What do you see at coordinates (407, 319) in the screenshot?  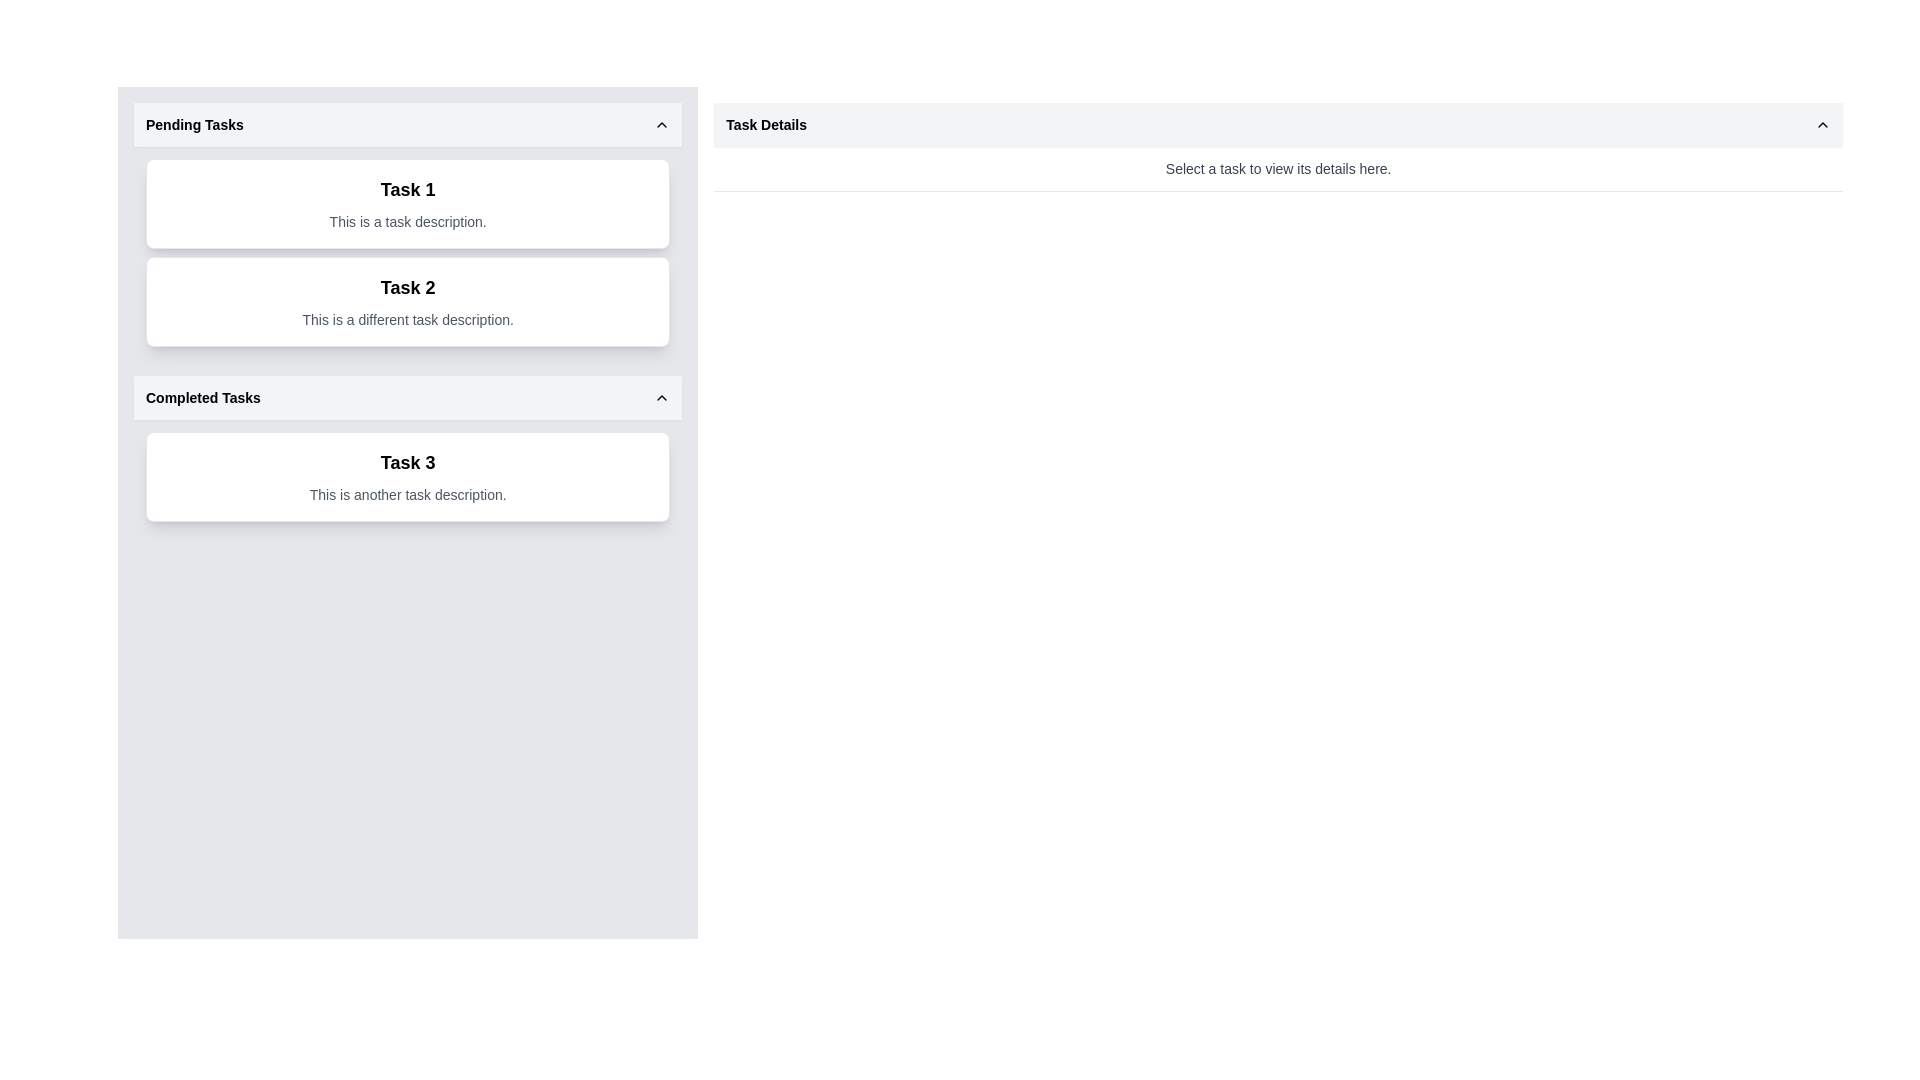 I see `the Text Label located below the 'Task 2' heading in the 'Pending Tasks' section, which provides additional details about the second task` at bounding box center [407, 319].